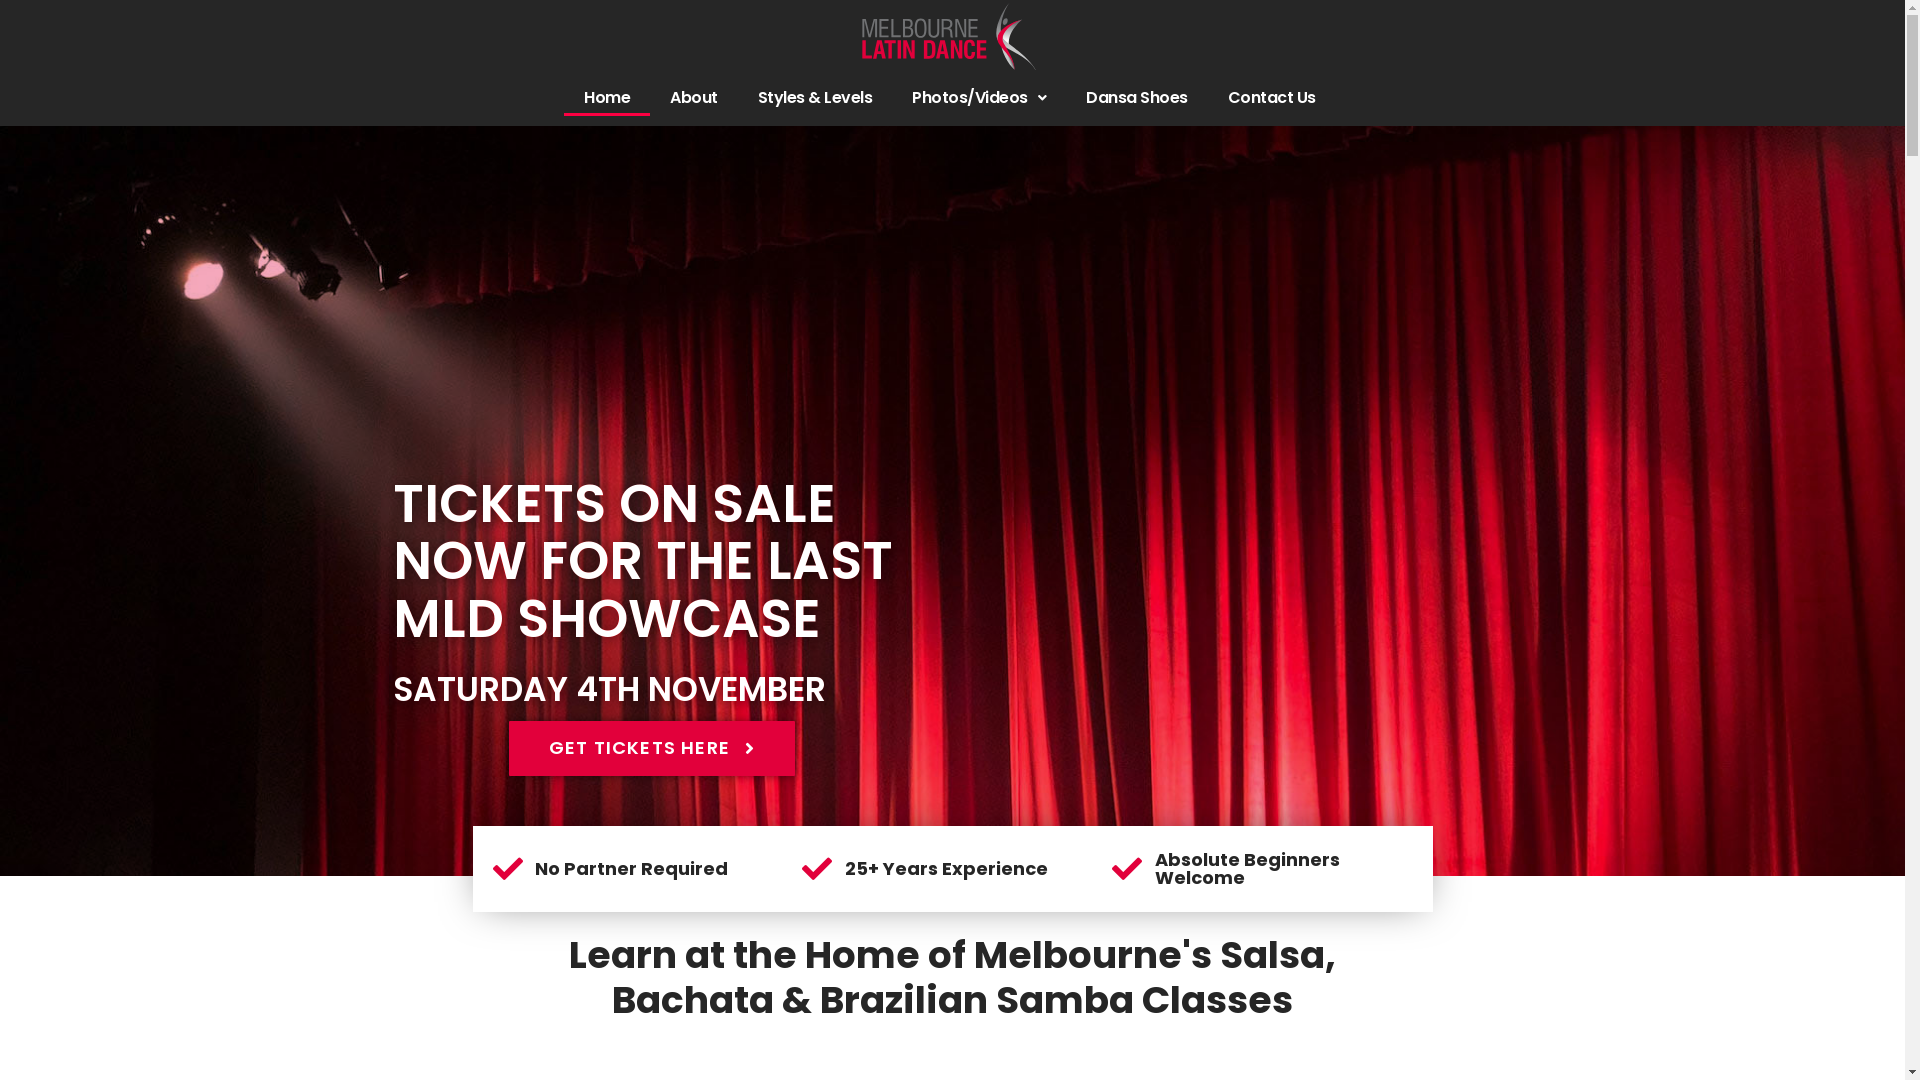 This screenshot has width=1920, height=1080. I want to click on 'About', so click(649, 97).